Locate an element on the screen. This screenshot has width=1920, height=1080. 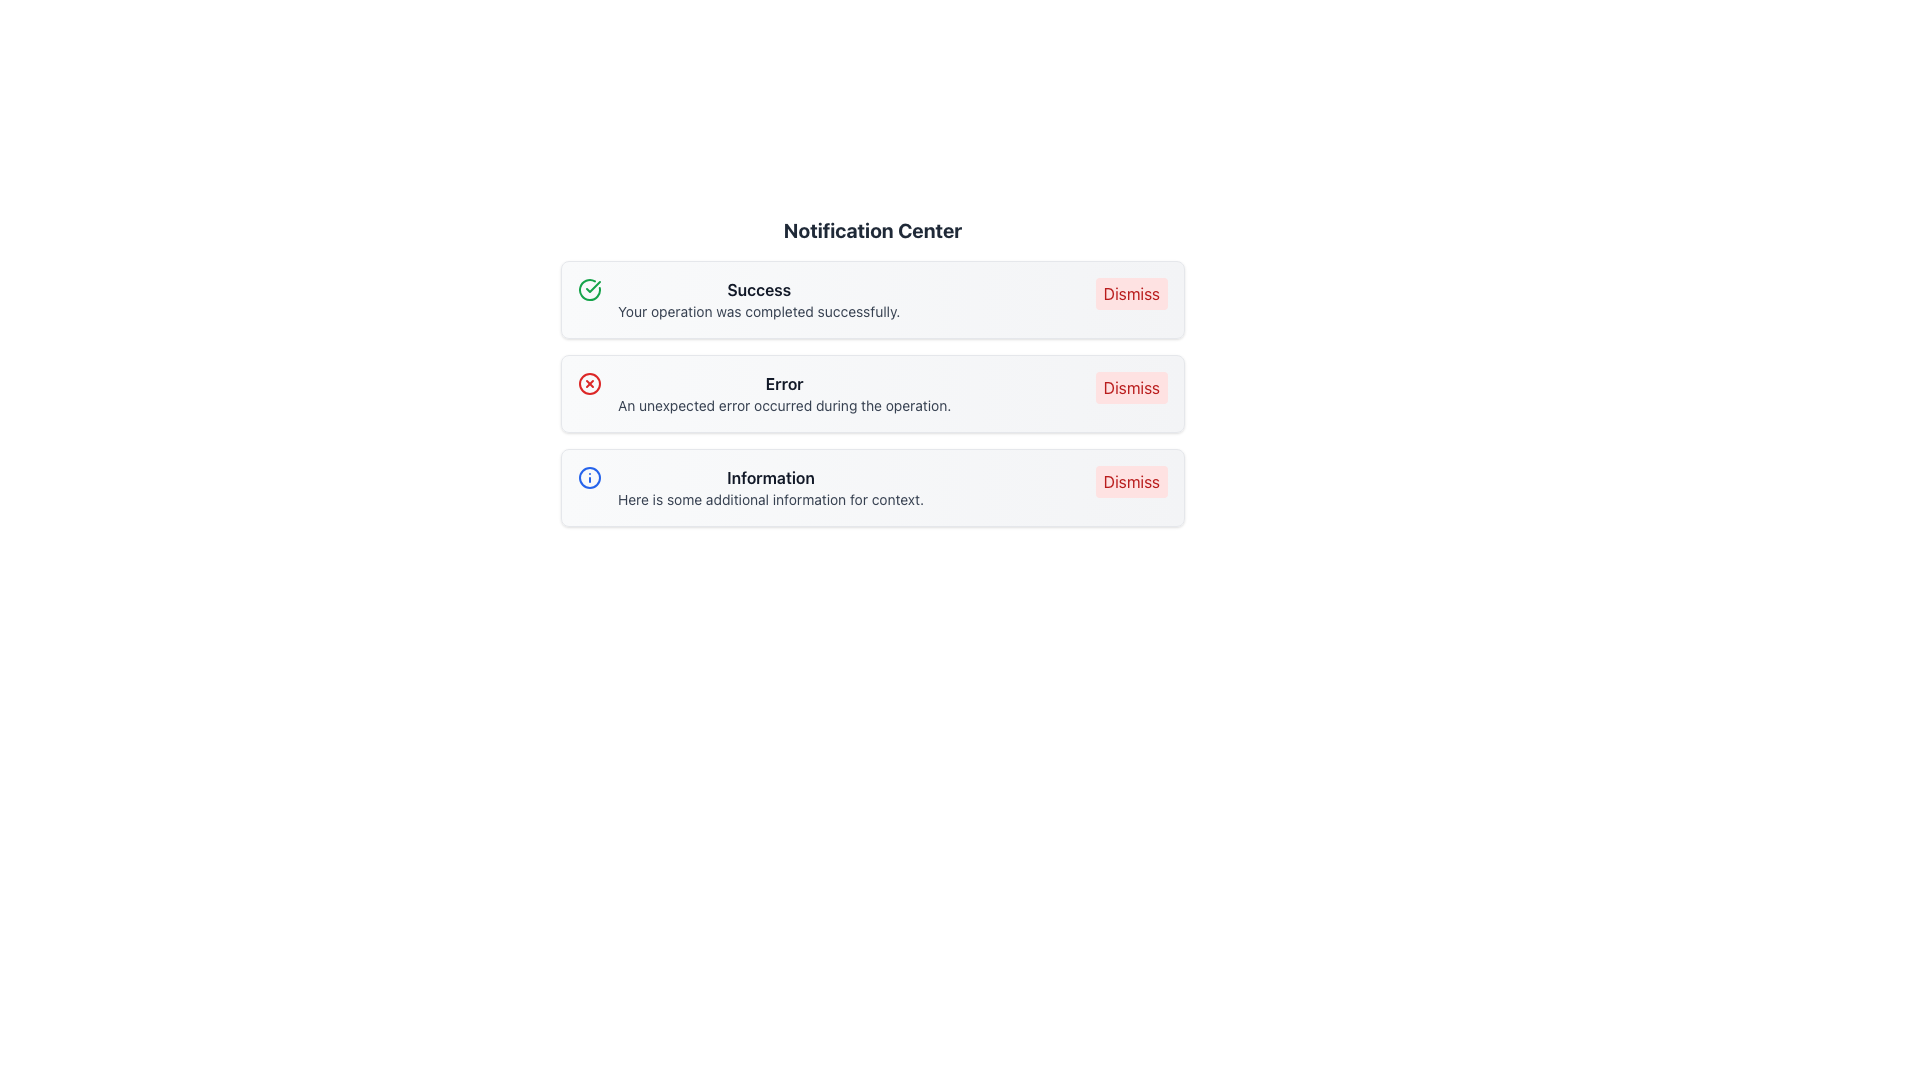
the 'Dismiss' button with a red background and red text located at the top right corner of the notification group is located at coordinates (1131, 293).